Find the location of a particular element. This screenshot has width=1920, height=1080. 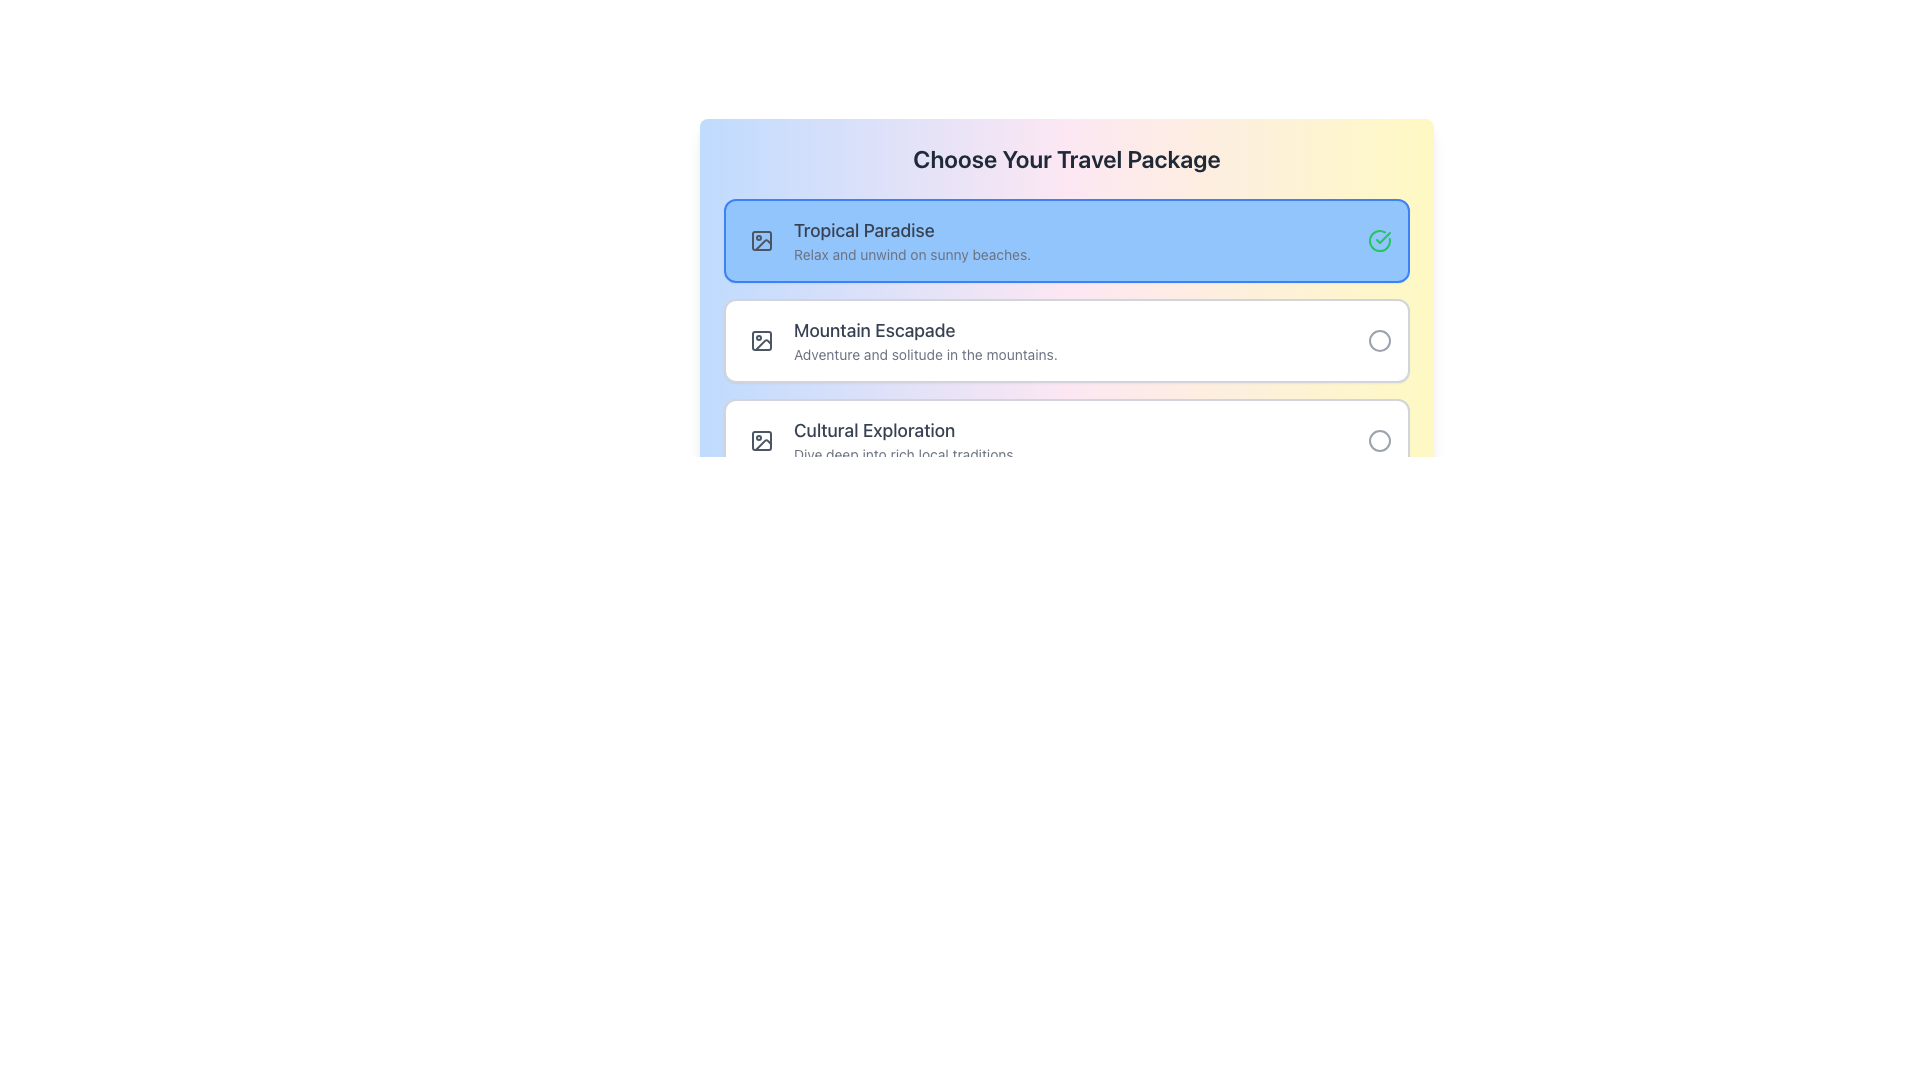

the SVG Rectangle that is part of the image icon for the 'Tropical Paradise' travel package, located near the top left corner of the list item is located at coordinates (761, 439).